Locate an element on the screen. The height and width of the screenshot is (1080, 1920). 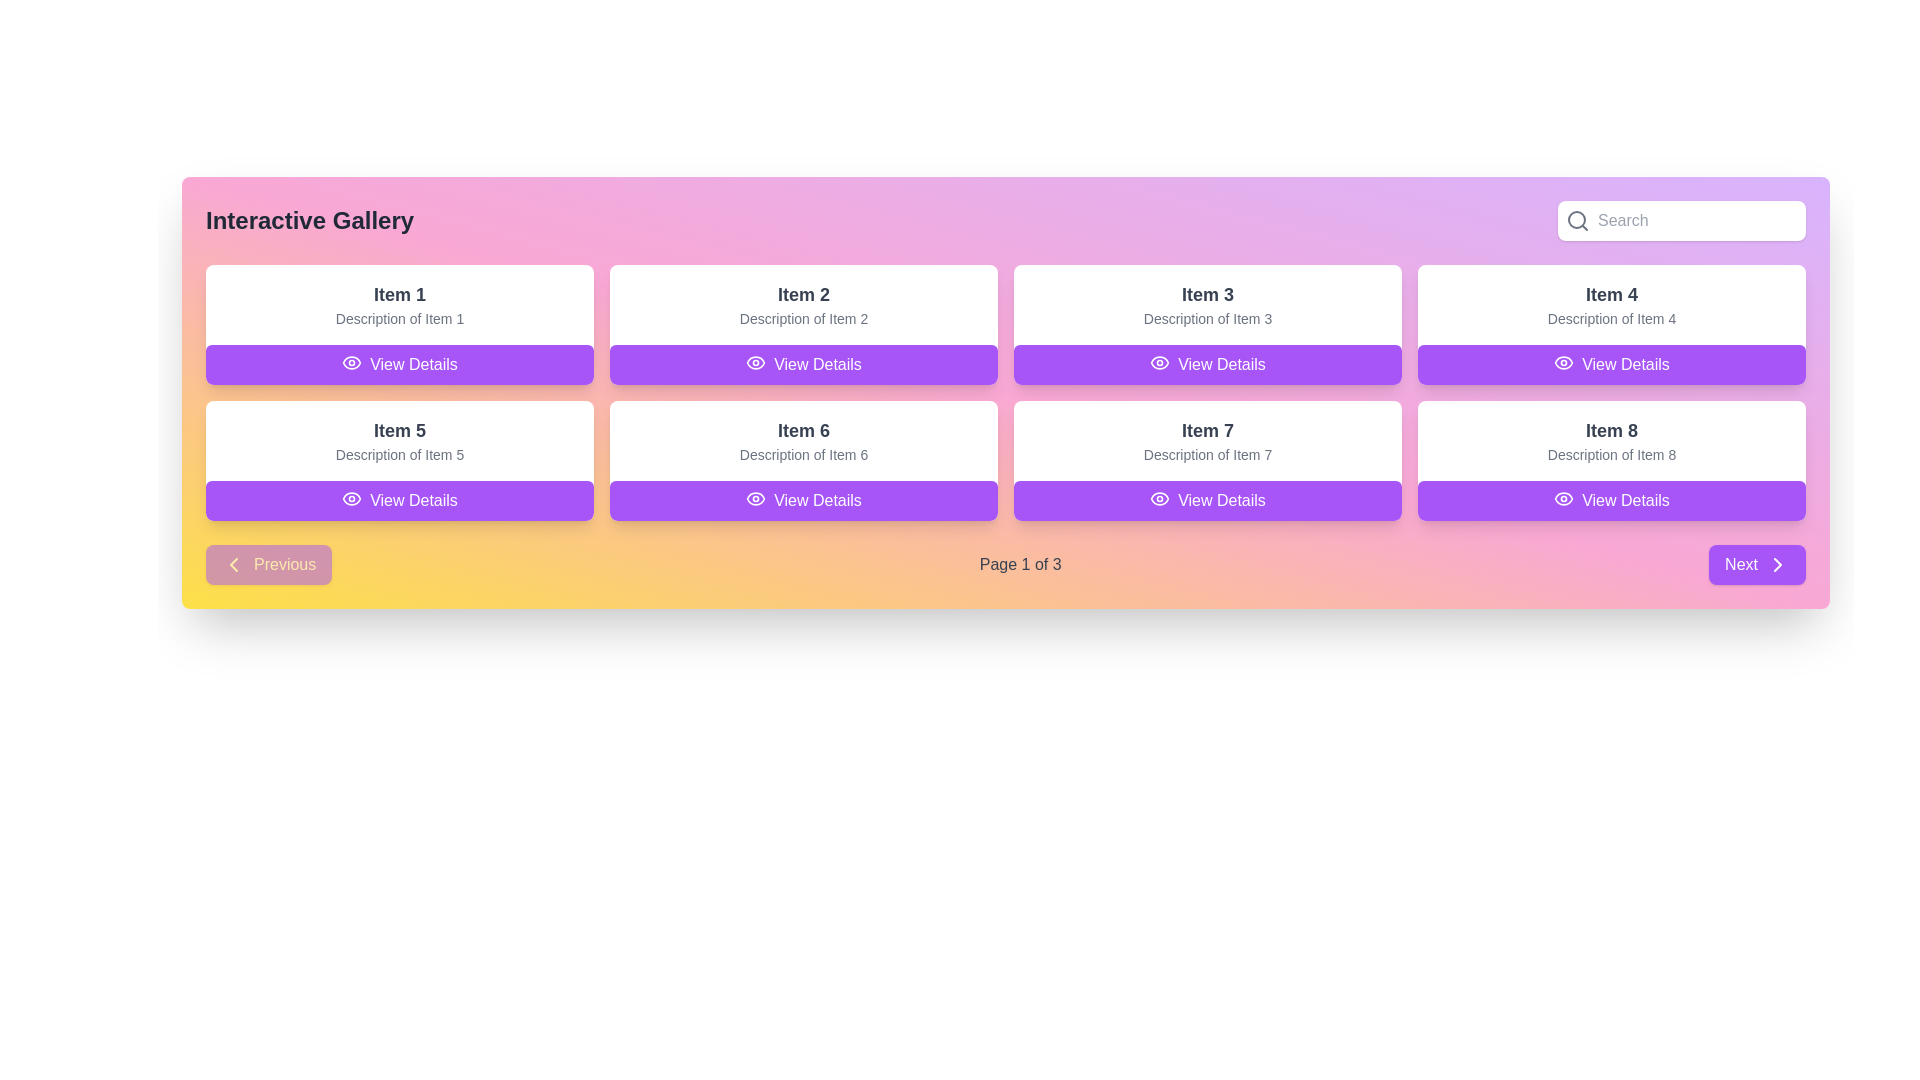
the 'View Details' button, which is a rectangular button with a purple background and white text, located below 'Item 3' and 'Description of Item 3' is located at coordinates (1207, 365).